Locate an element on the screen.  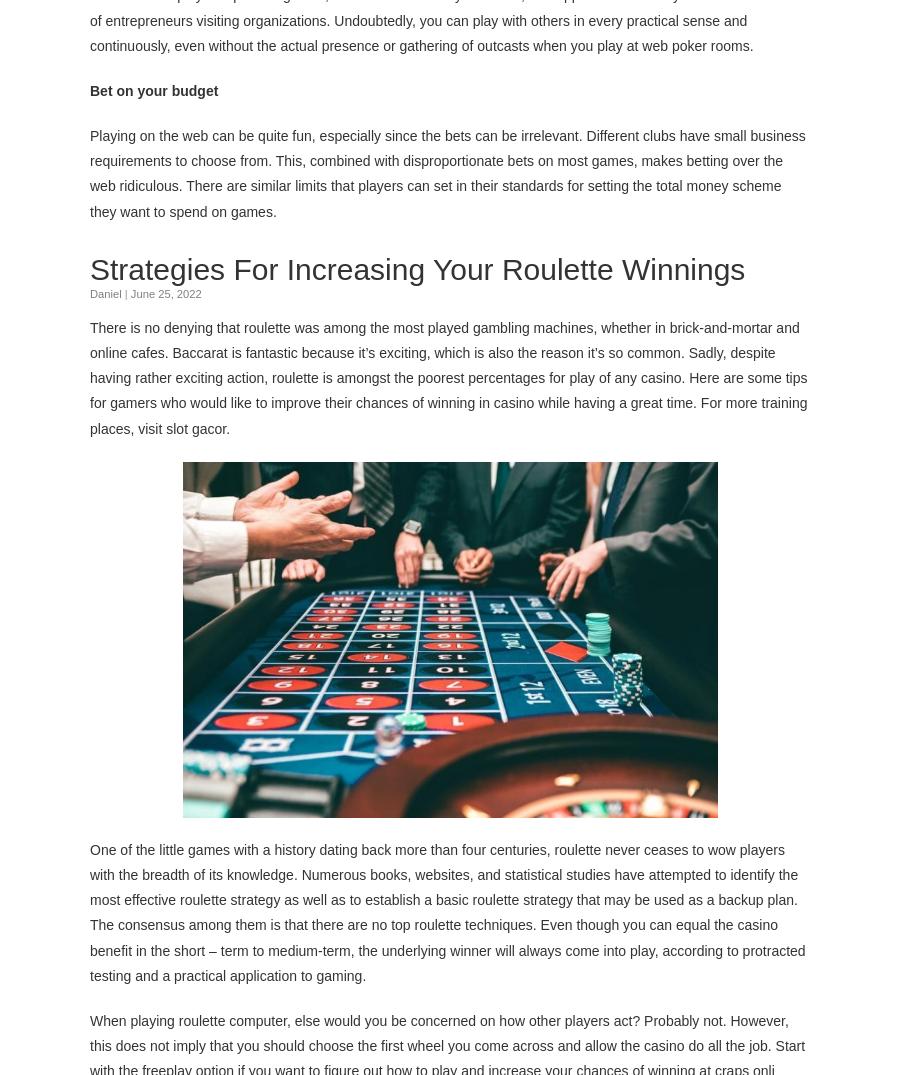
'Playing on the web can be quite fun, especially since the bets can be irrelevant. Different clubs have small business requirements to choose from. This, combined with disproportionate bets on most games, makes betting over the web ridiculous. There are similar limits that players can set in their standards for setting the total money scheme they want to spend on games.' is located at coordinates (447, 172).